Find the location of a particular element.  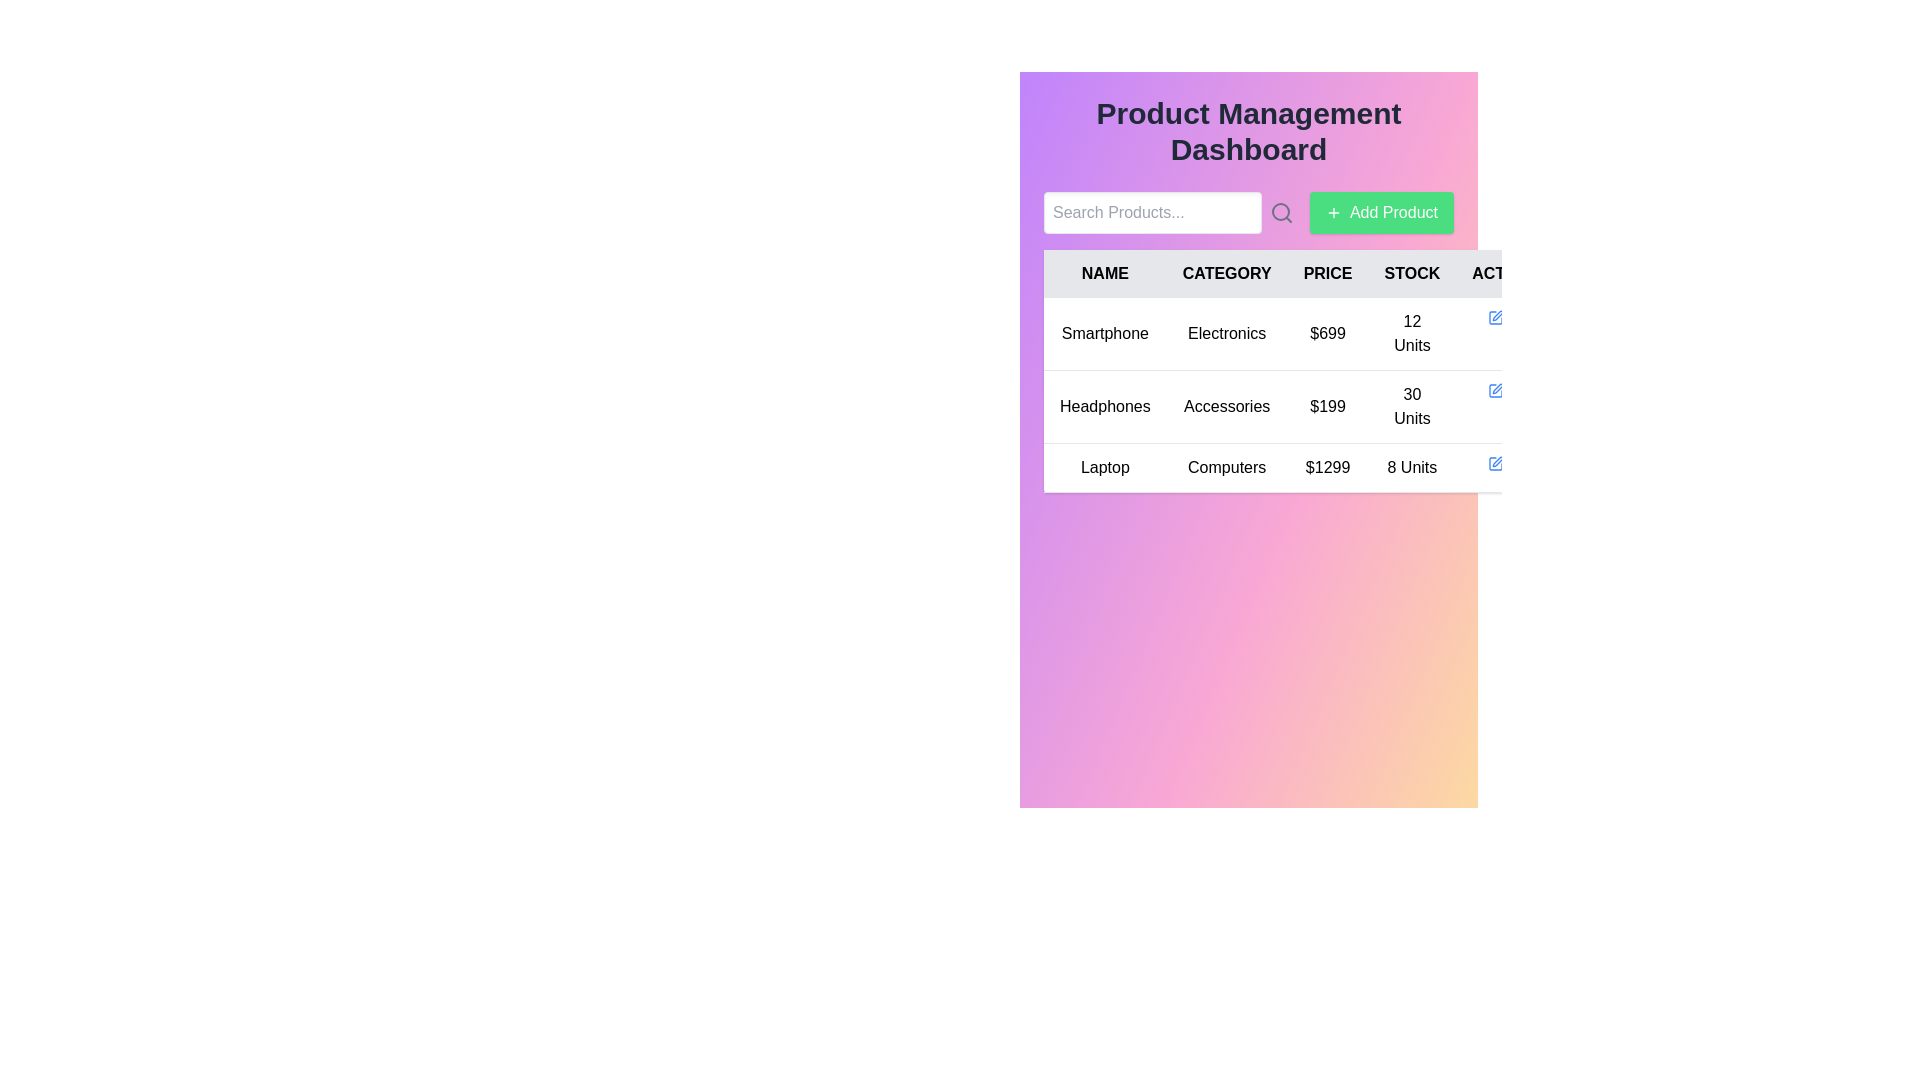

the magnifying glass icon, which is a gray minimalist design located immediately to the right of the 'Search Products...' input field is located at coordinates (1281, 212).